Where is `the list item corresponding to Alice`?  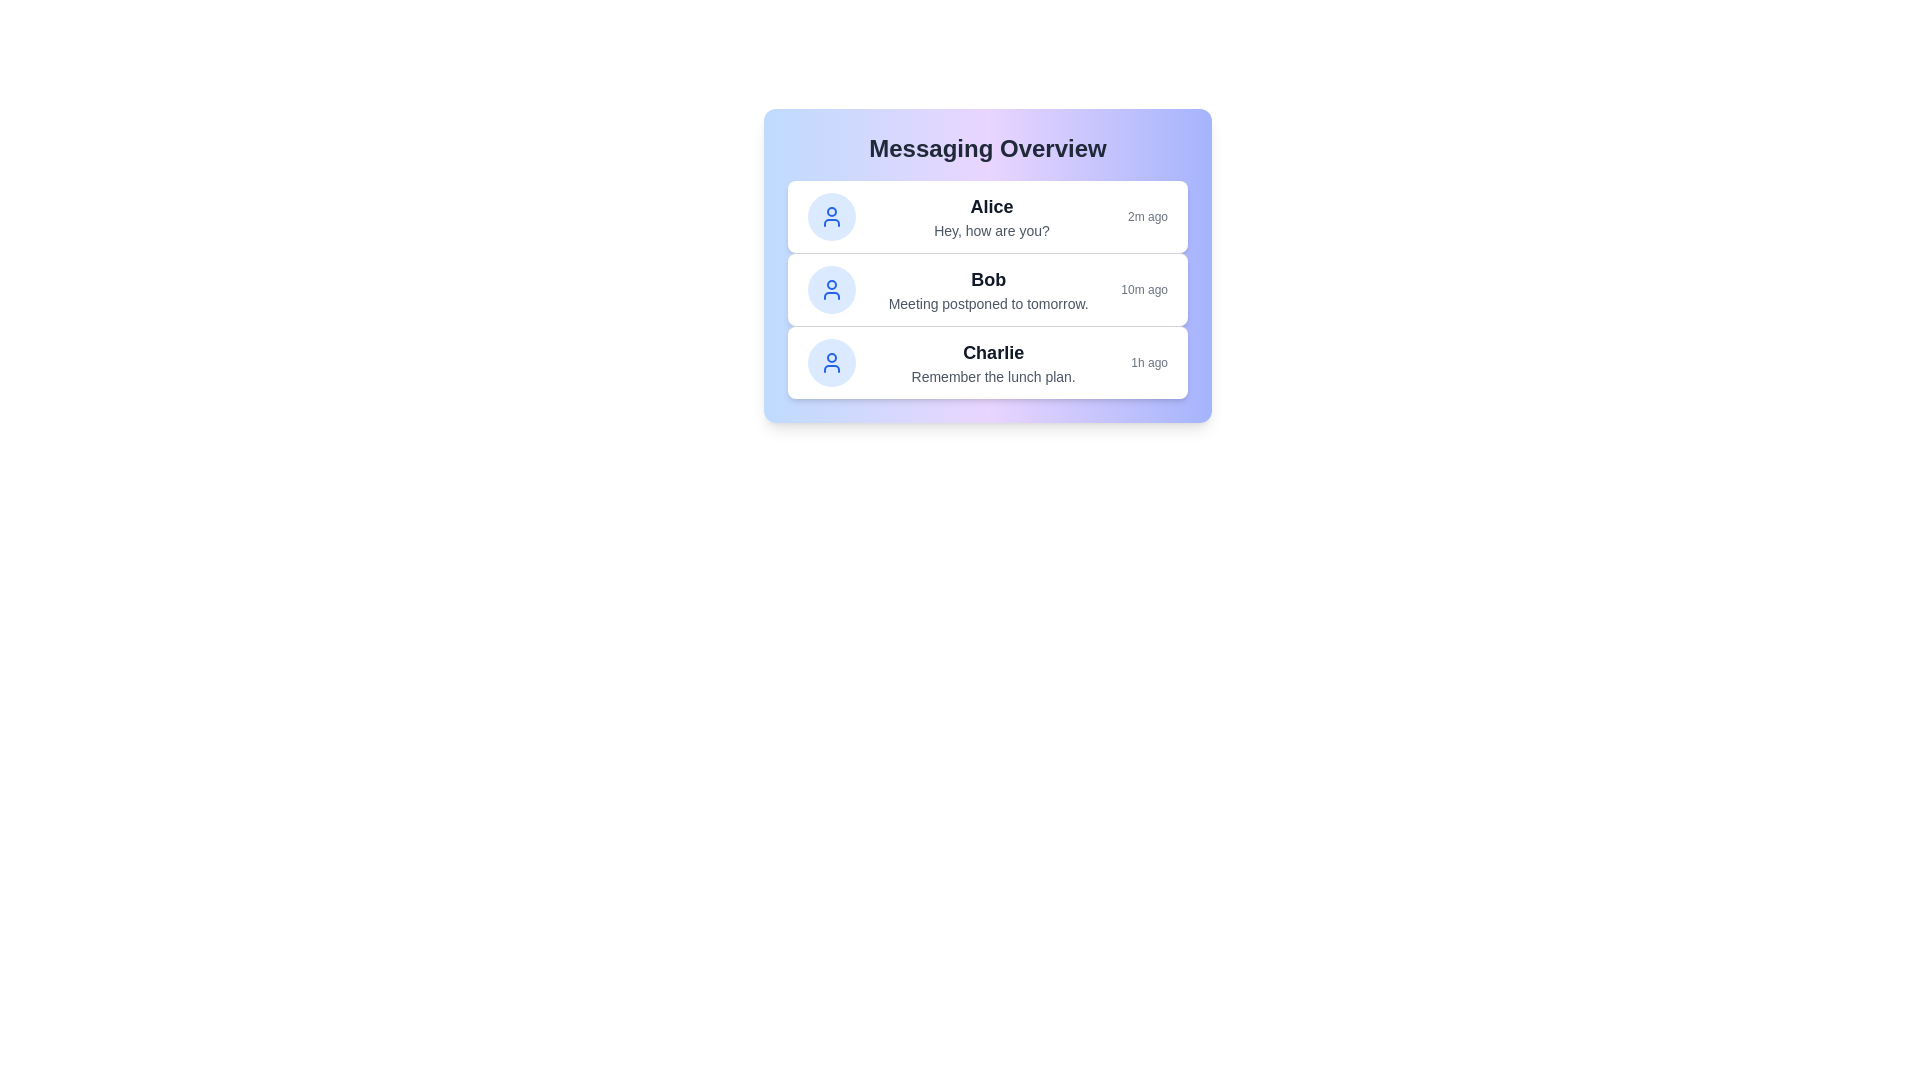 the list item corresponding to Alice is located at coordinates (988, 216).